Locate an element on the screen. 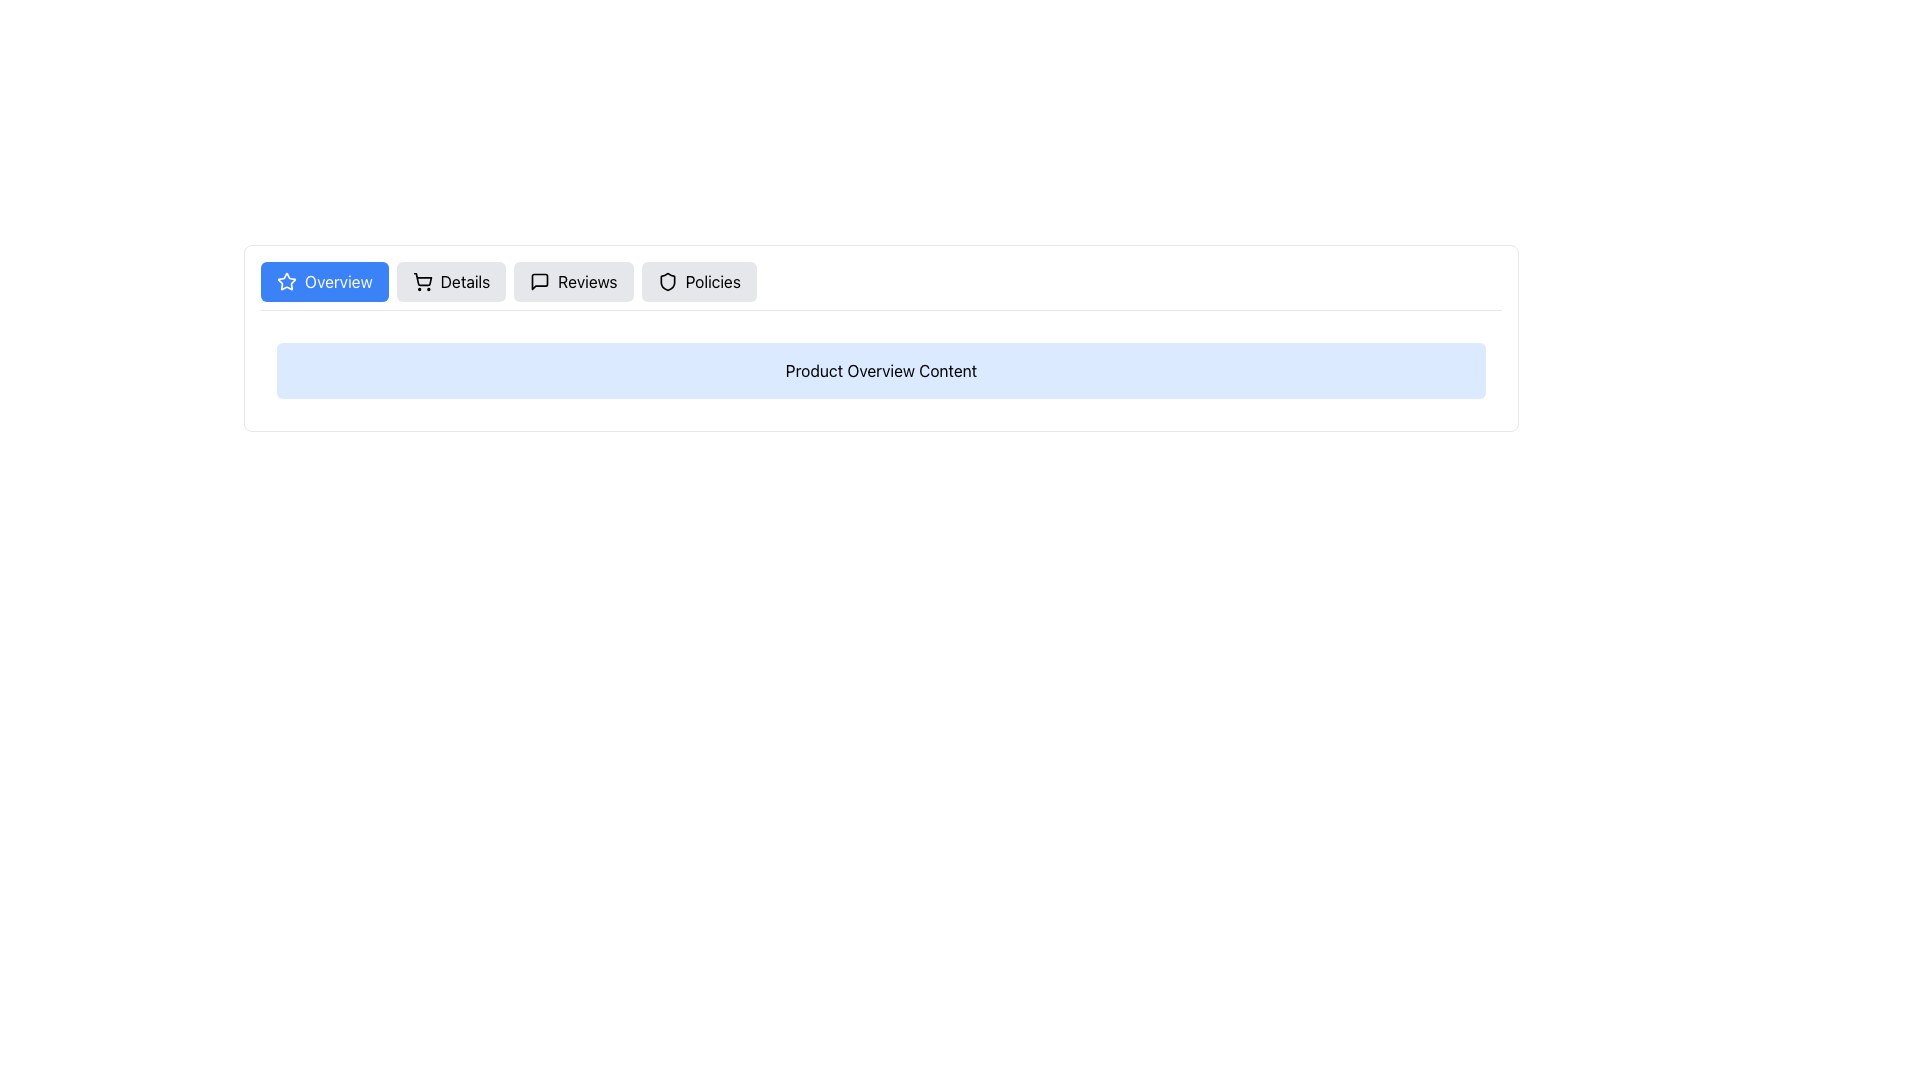 This screenshot has height=1080, width=1920. the 'Overview' button located in the top left corner of the navigation bar is located at coordinates (324, 281).